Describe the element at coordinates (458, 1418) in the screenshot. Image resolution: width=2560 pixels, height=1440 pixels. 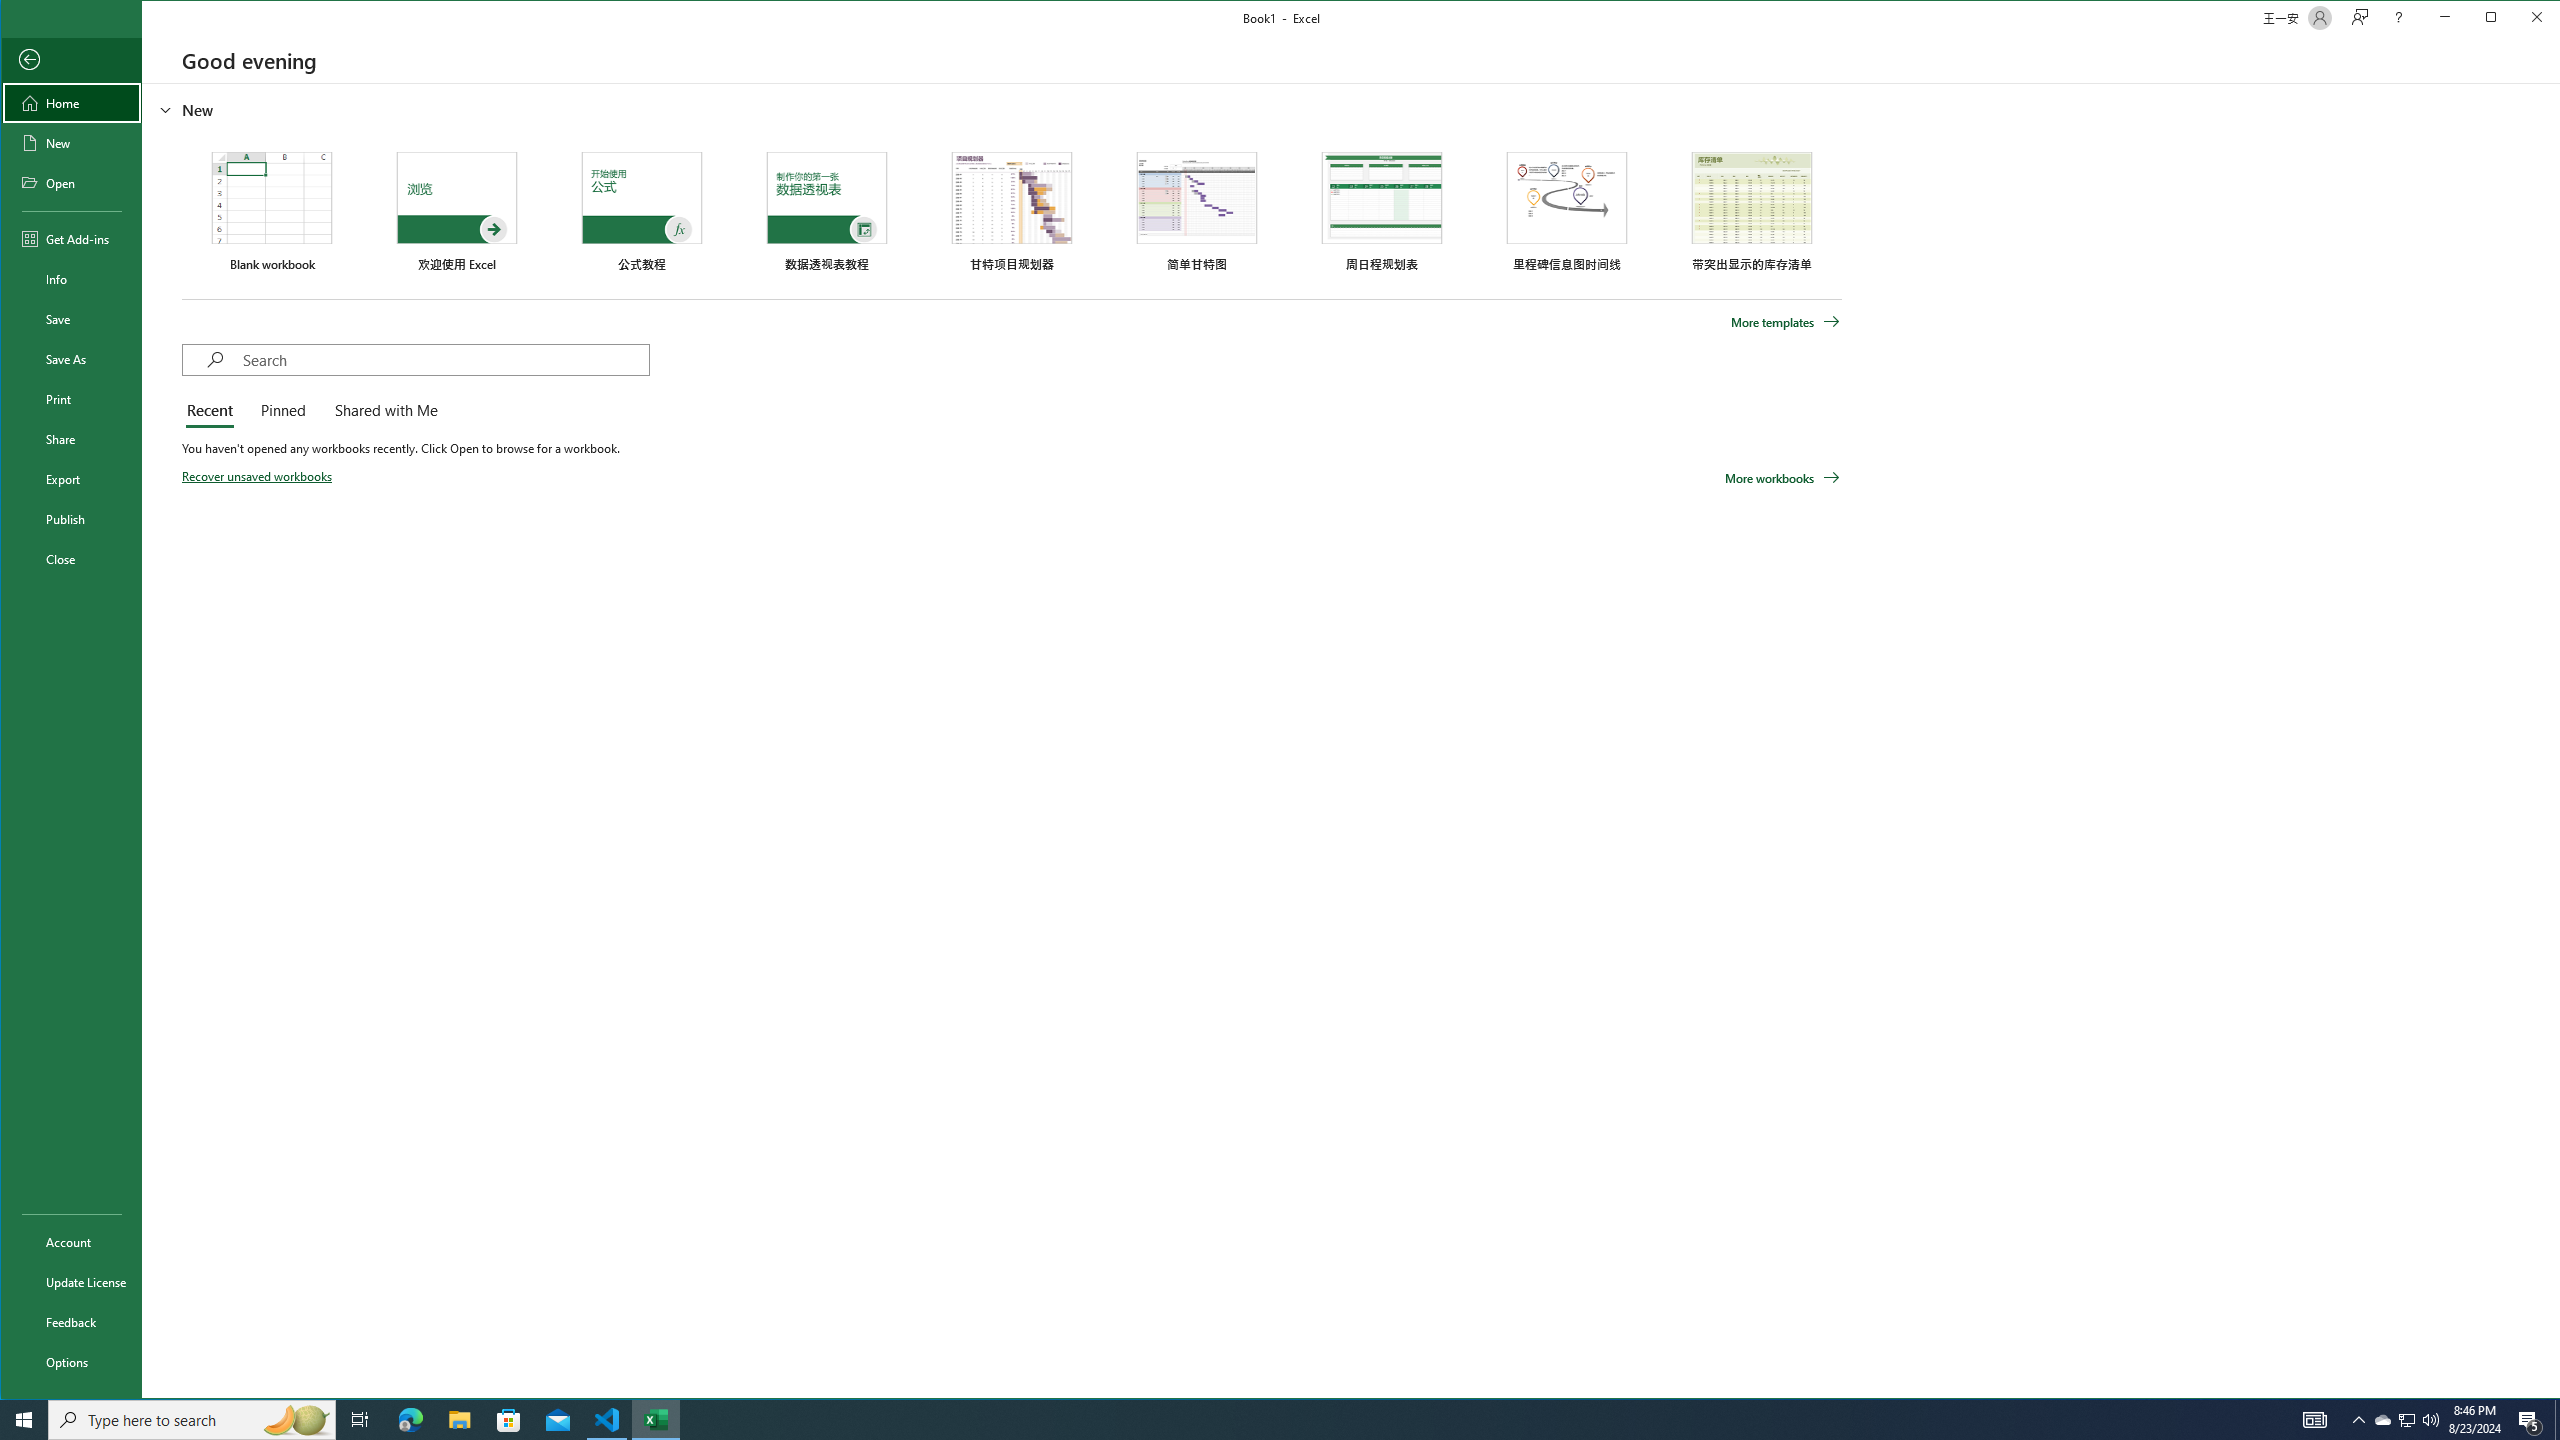
I see `'File Explorer'` at that location.